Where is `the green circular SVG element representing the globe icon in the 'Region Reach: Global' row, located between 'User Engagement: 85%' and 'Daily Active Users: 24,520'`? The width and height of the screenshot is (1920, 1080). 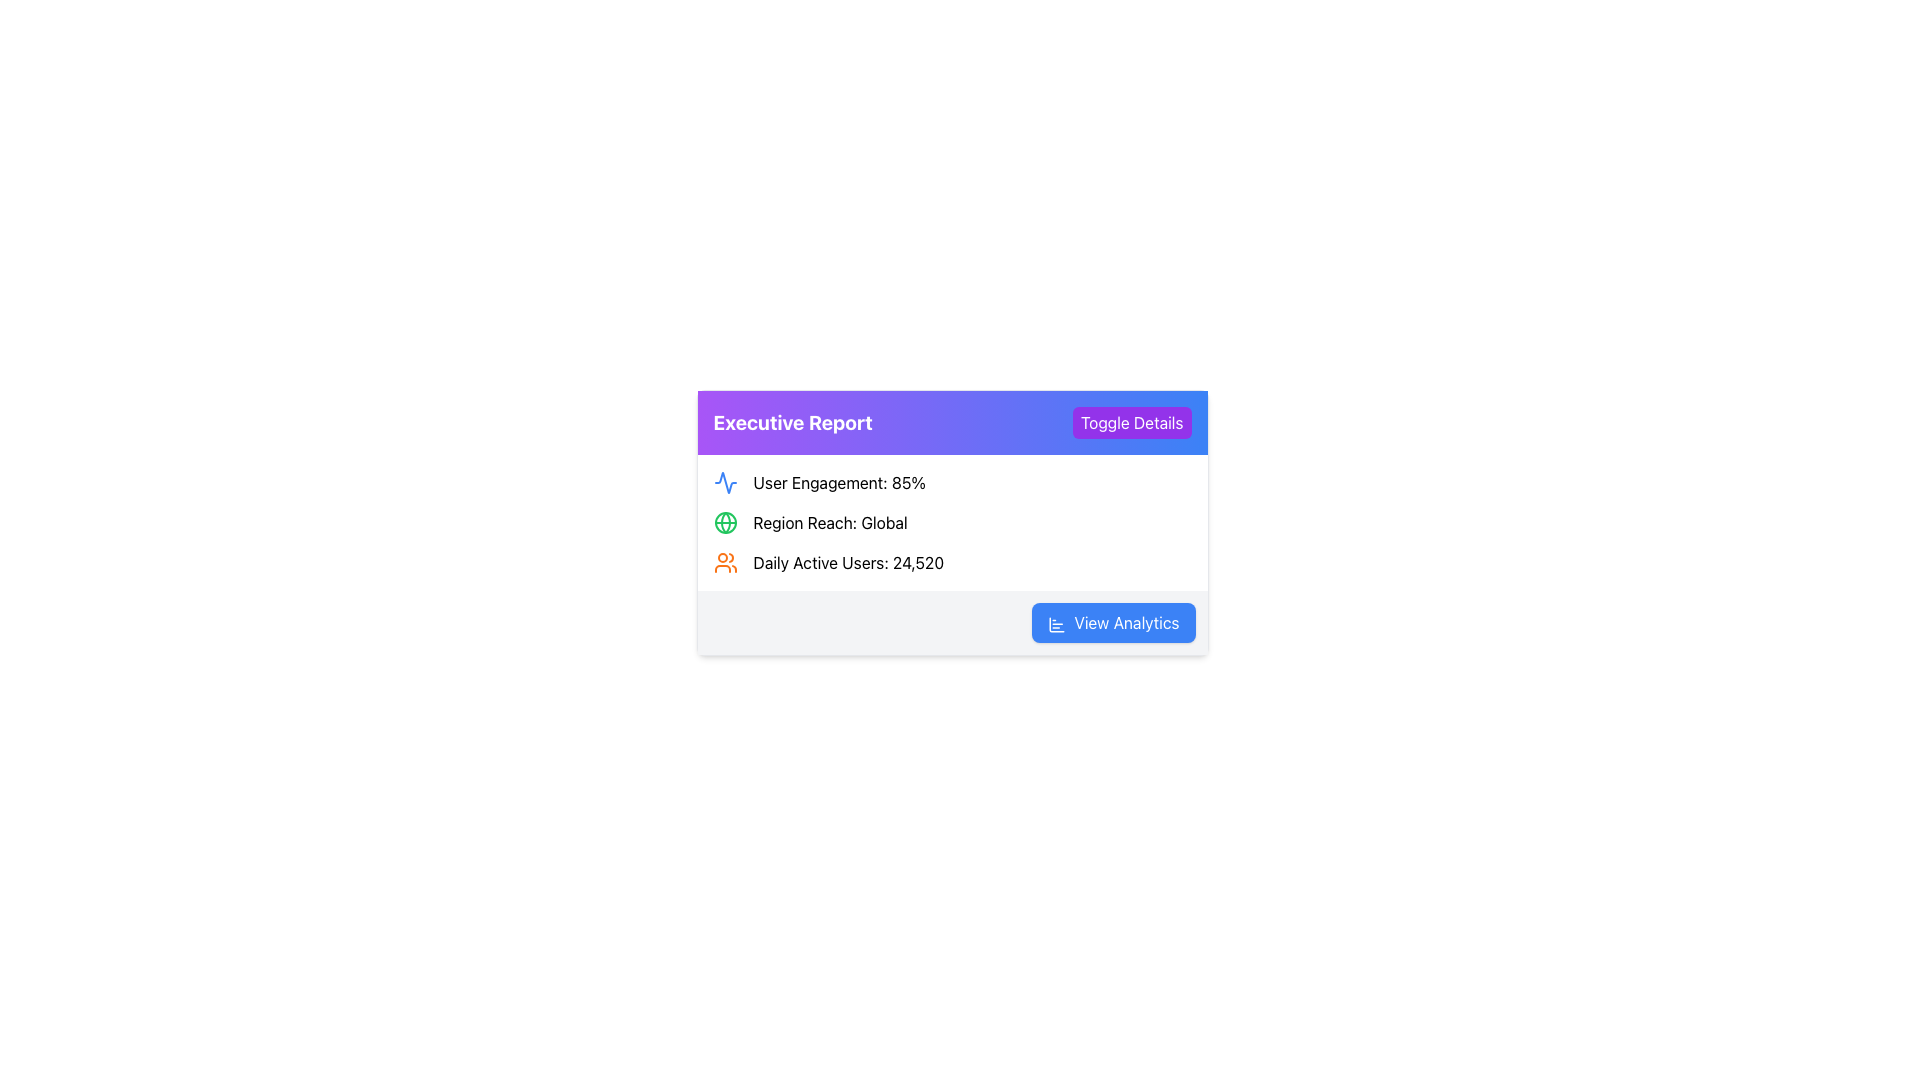 the green circular SVG element representing the globe icon in the 'Region Reach: Global' row, located between 'User Engagement: 85%' and 'Daily Active Users: 24,520' is located at coordinates (724, 522).